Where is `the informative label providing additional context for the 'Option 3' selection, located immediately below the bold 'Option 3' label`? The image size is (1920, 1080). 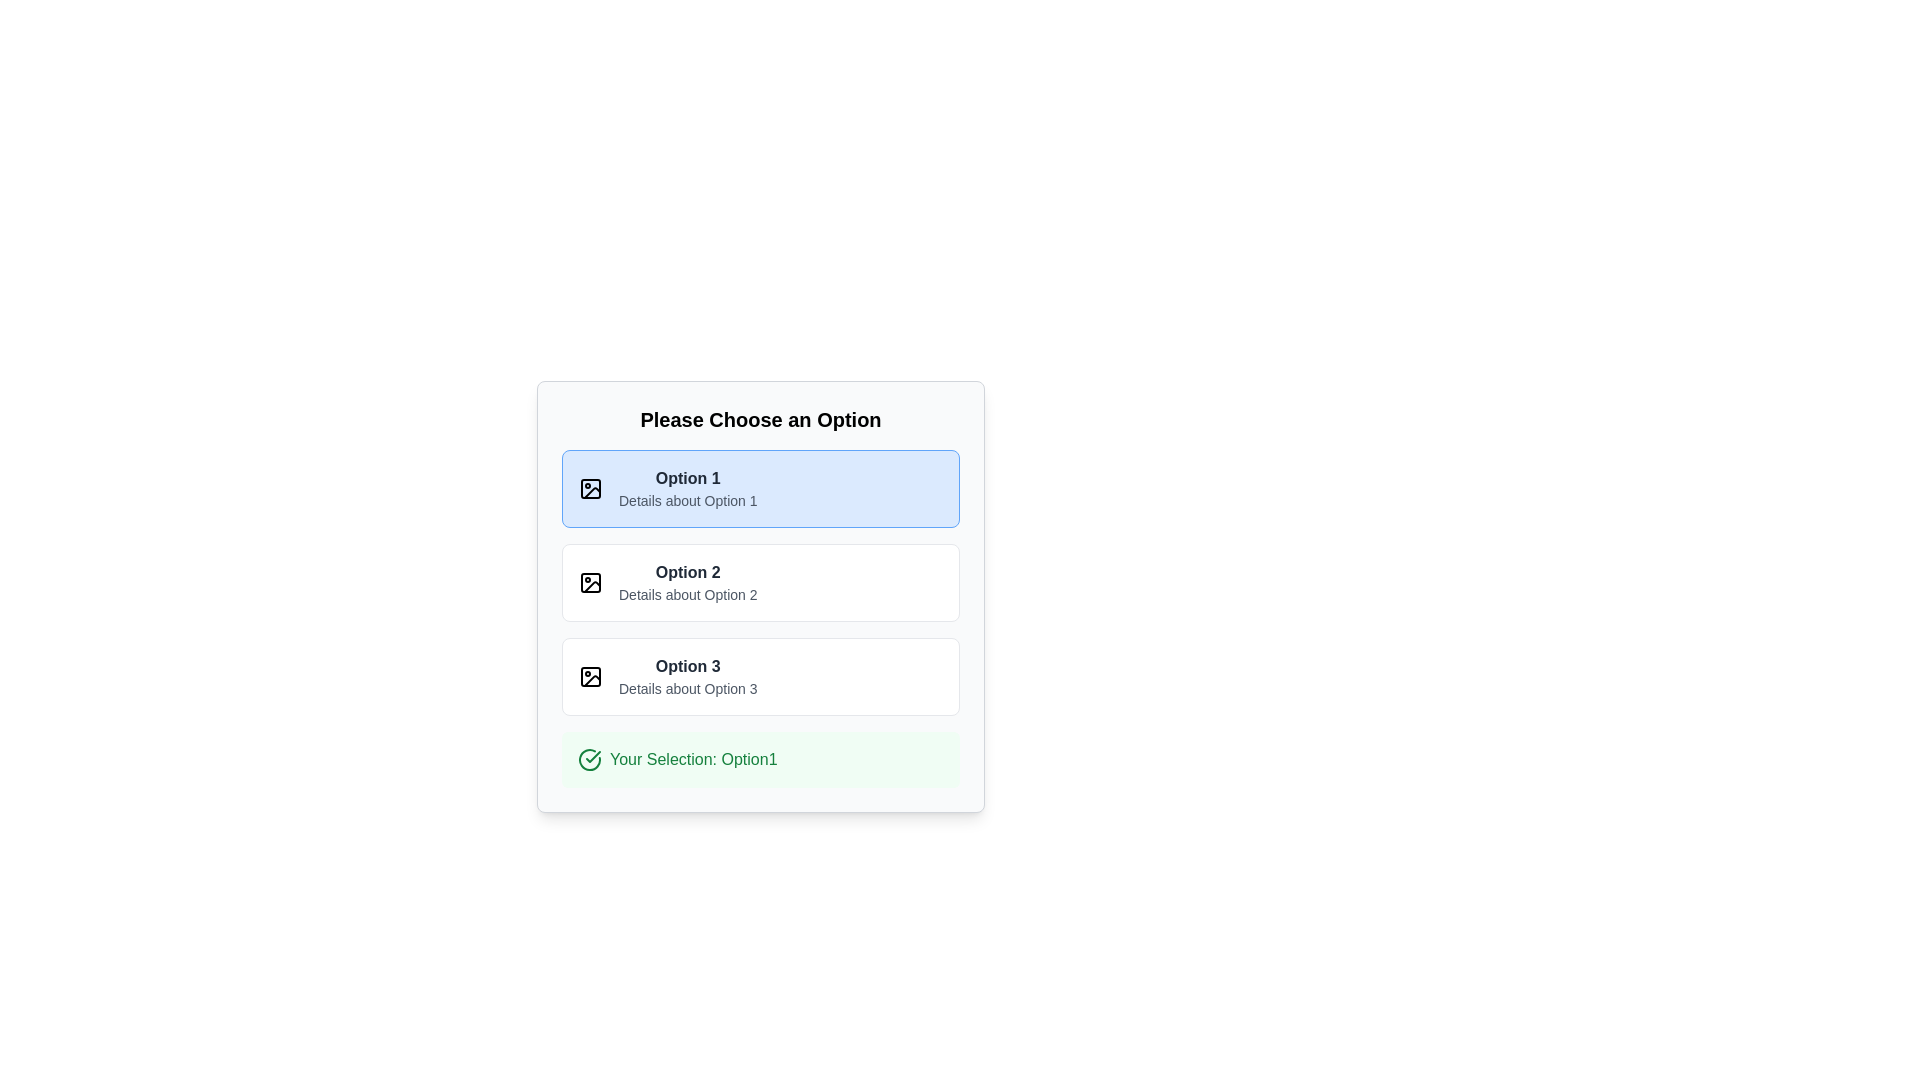 the informative label providing additional context for the 'Option 3' selection, located immediately below the bold 'Option 3' label is located at coordinates (688, 688).